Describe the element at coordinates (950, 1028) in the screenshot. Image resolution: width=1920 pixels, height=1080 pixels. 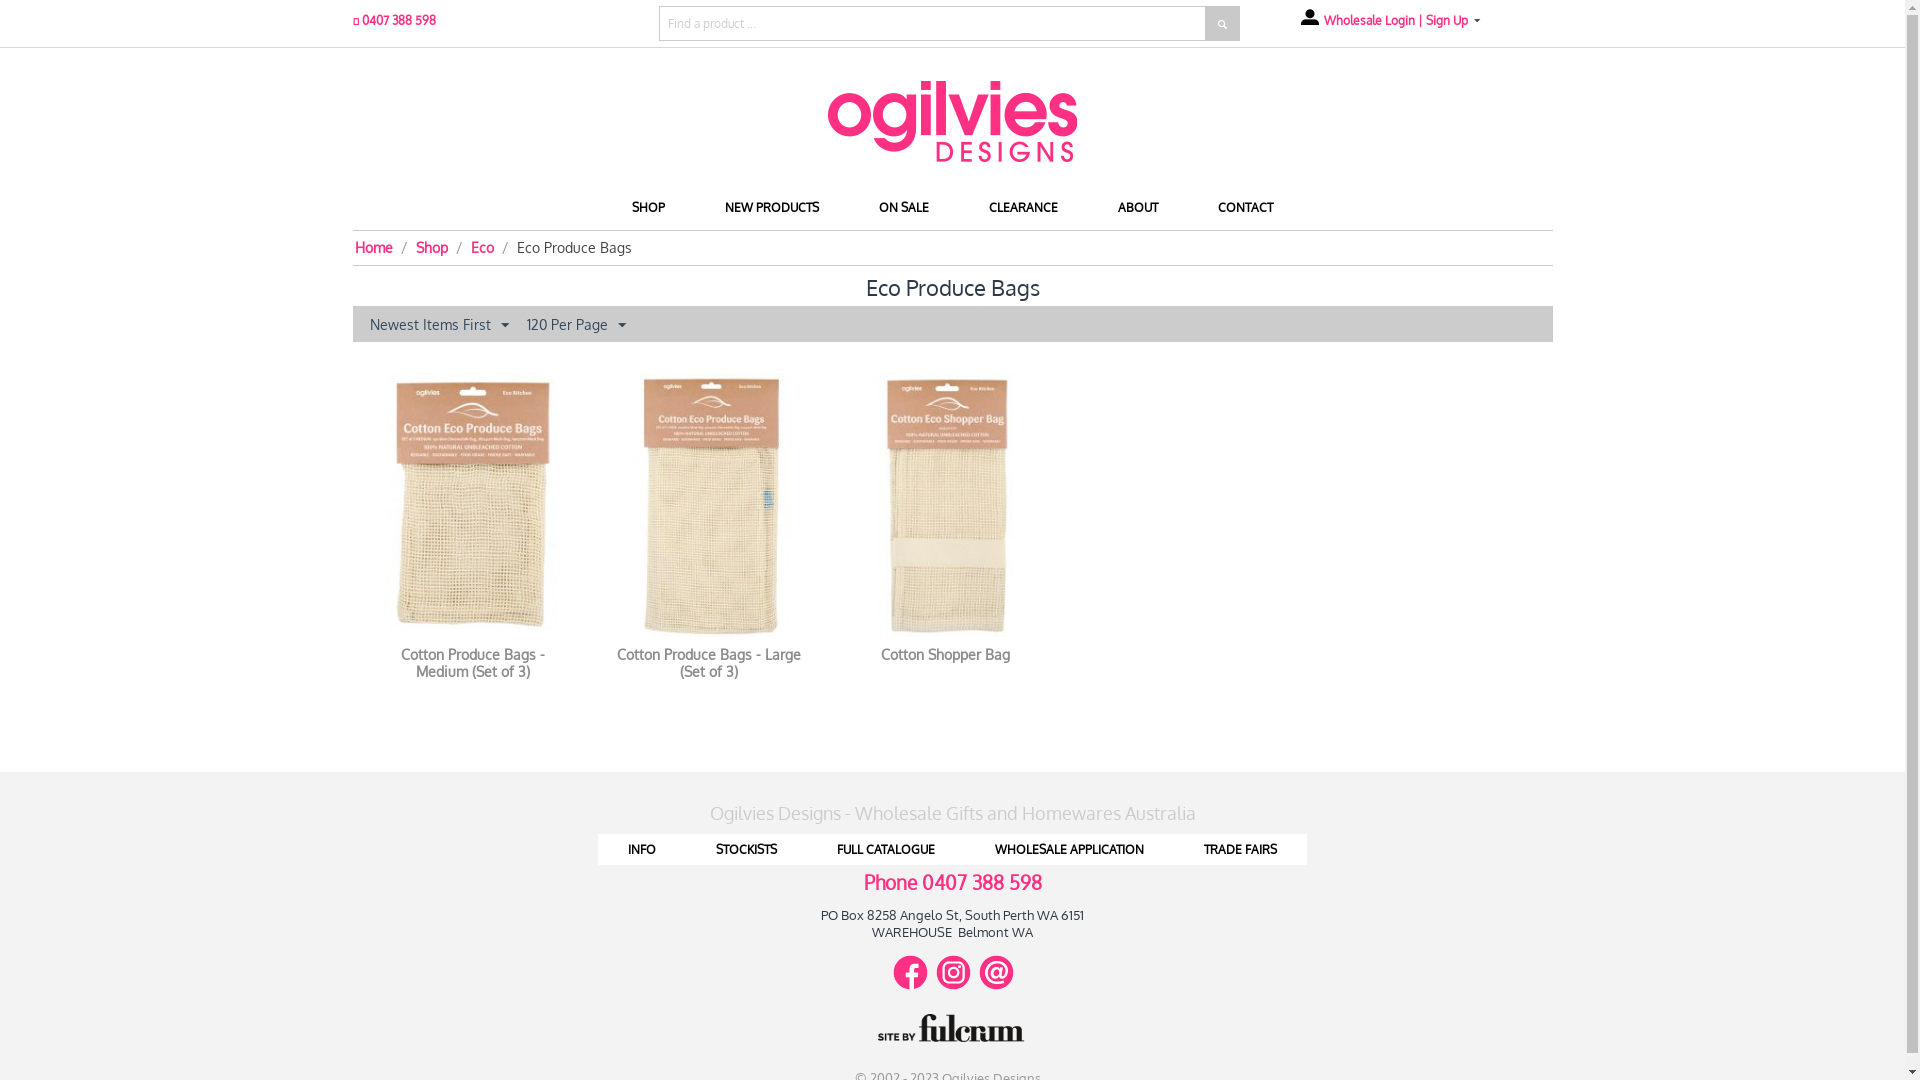
I see `'Site by Fulcrum'` at that location.